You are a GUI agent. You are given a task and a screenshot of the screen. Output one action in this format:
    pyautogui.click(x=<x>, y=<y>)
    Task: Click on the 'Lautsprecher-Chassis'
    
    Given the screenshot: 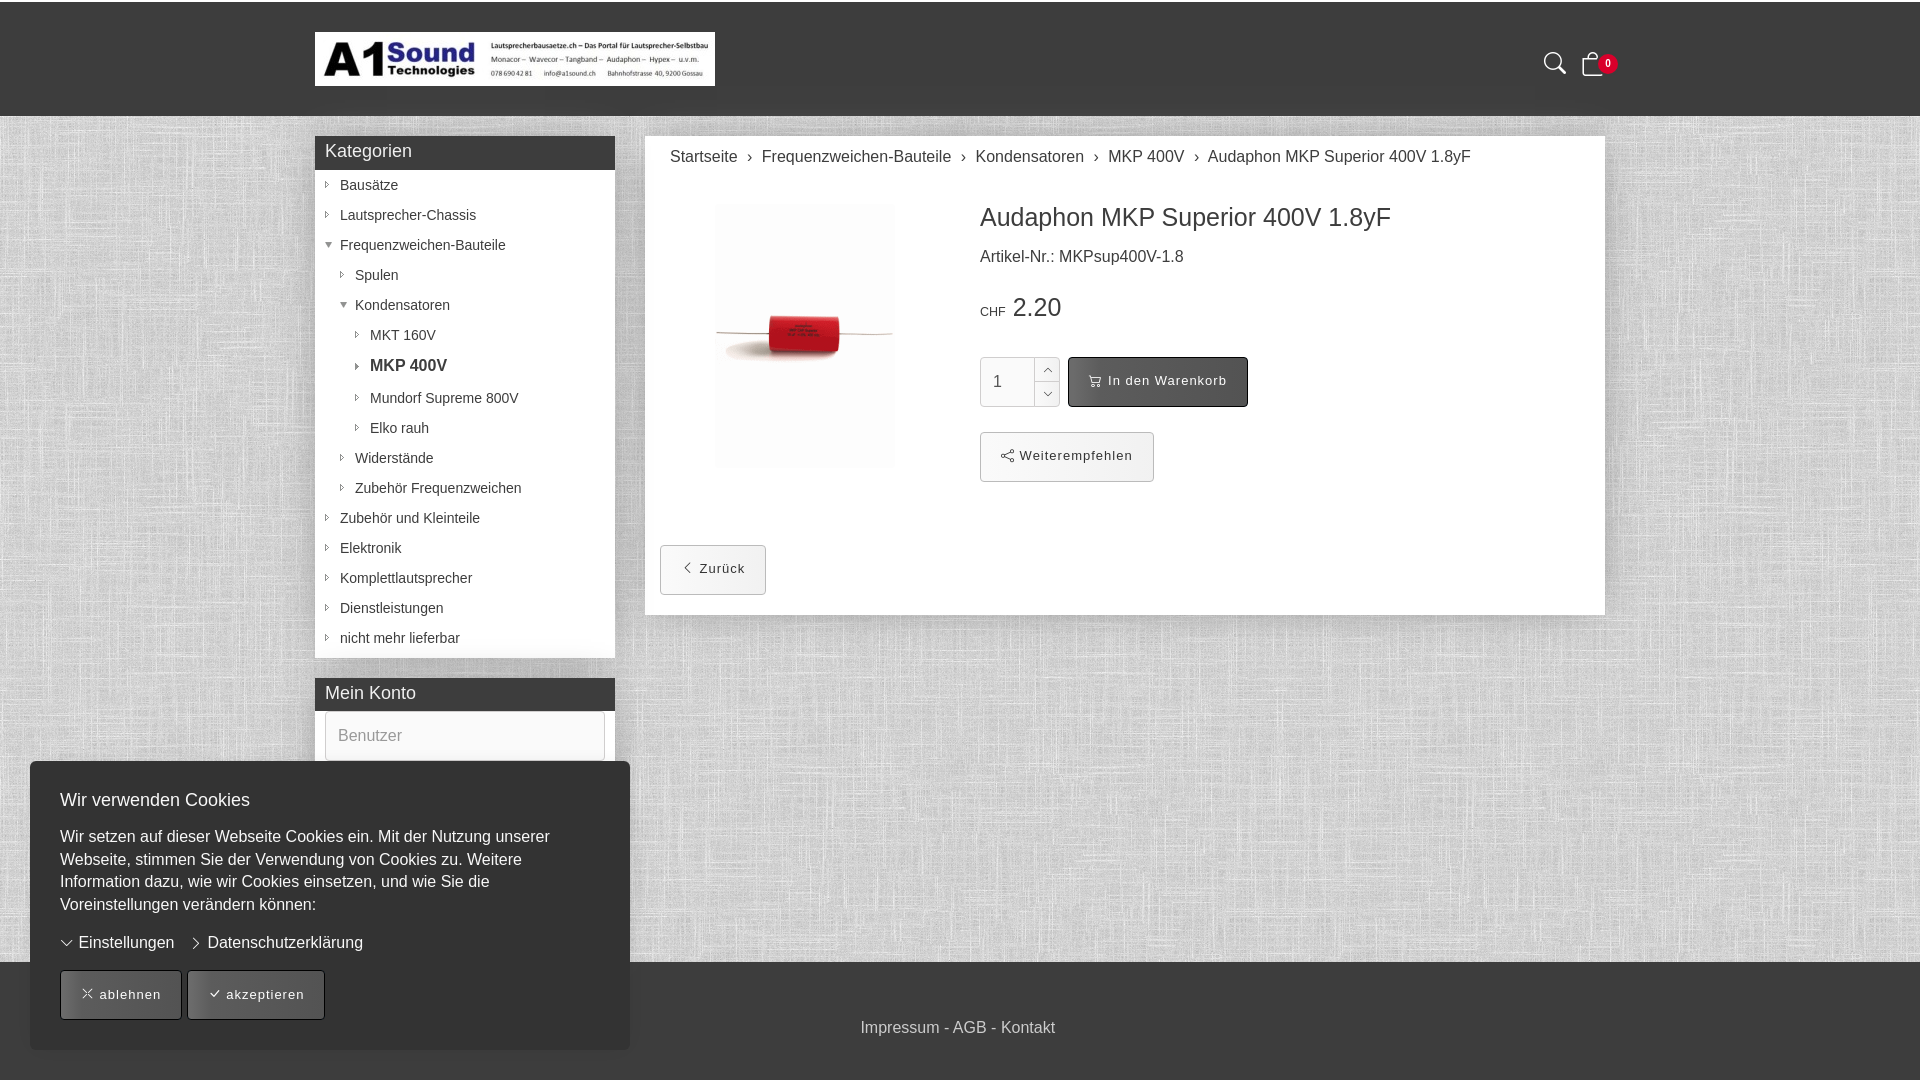 What is the action you would take?
    pyautogui.click(x=325, y=215)
    